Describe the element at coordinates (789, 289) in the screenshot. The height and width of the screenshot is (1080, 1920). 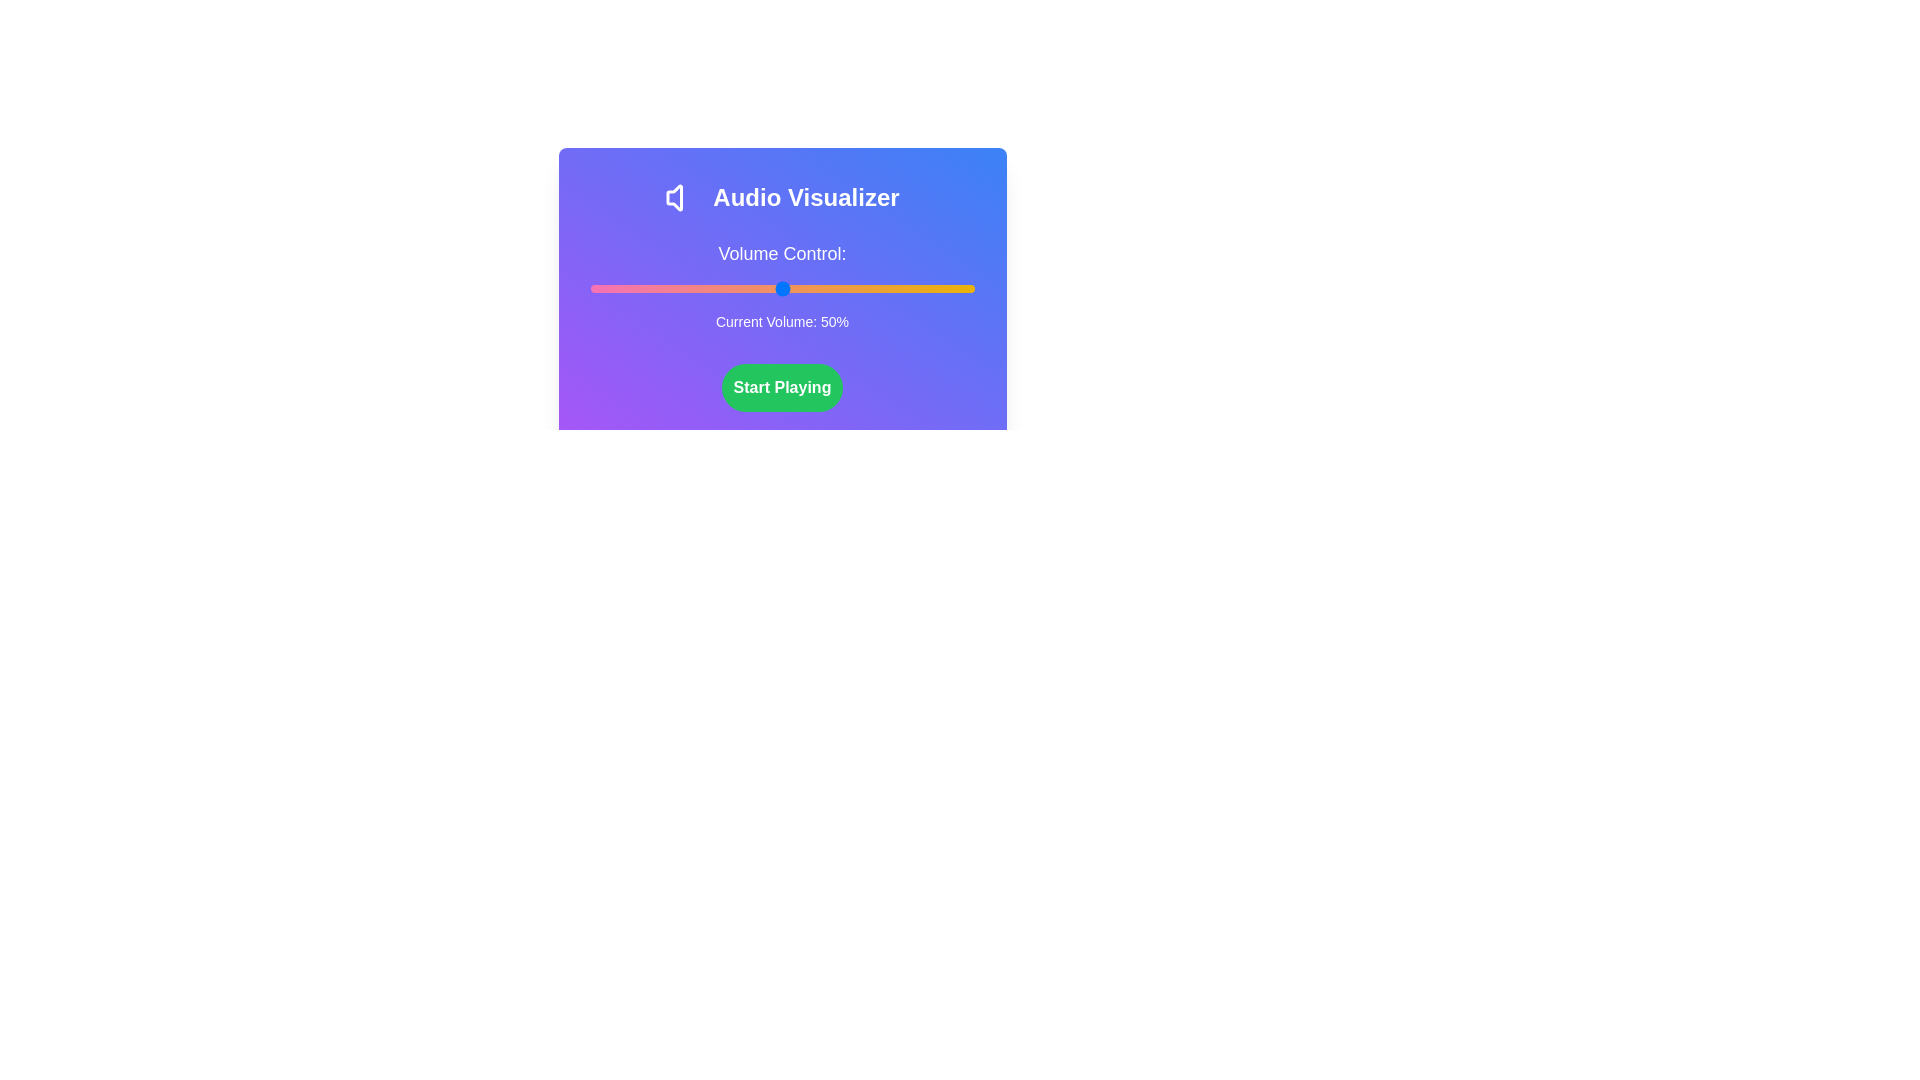
I see `the volume level` at that location.